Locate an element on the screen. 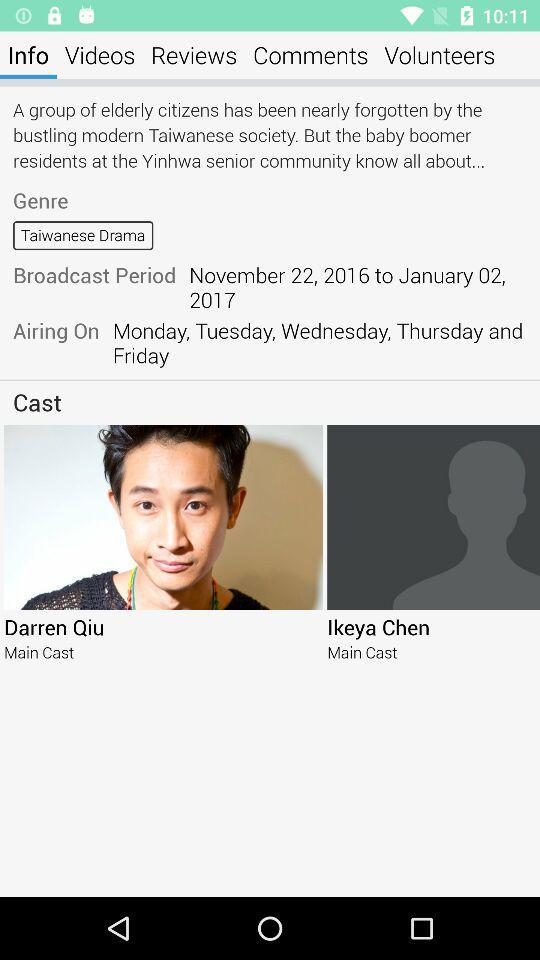  icon to the right of the comments is located at coordinates (438, 54).